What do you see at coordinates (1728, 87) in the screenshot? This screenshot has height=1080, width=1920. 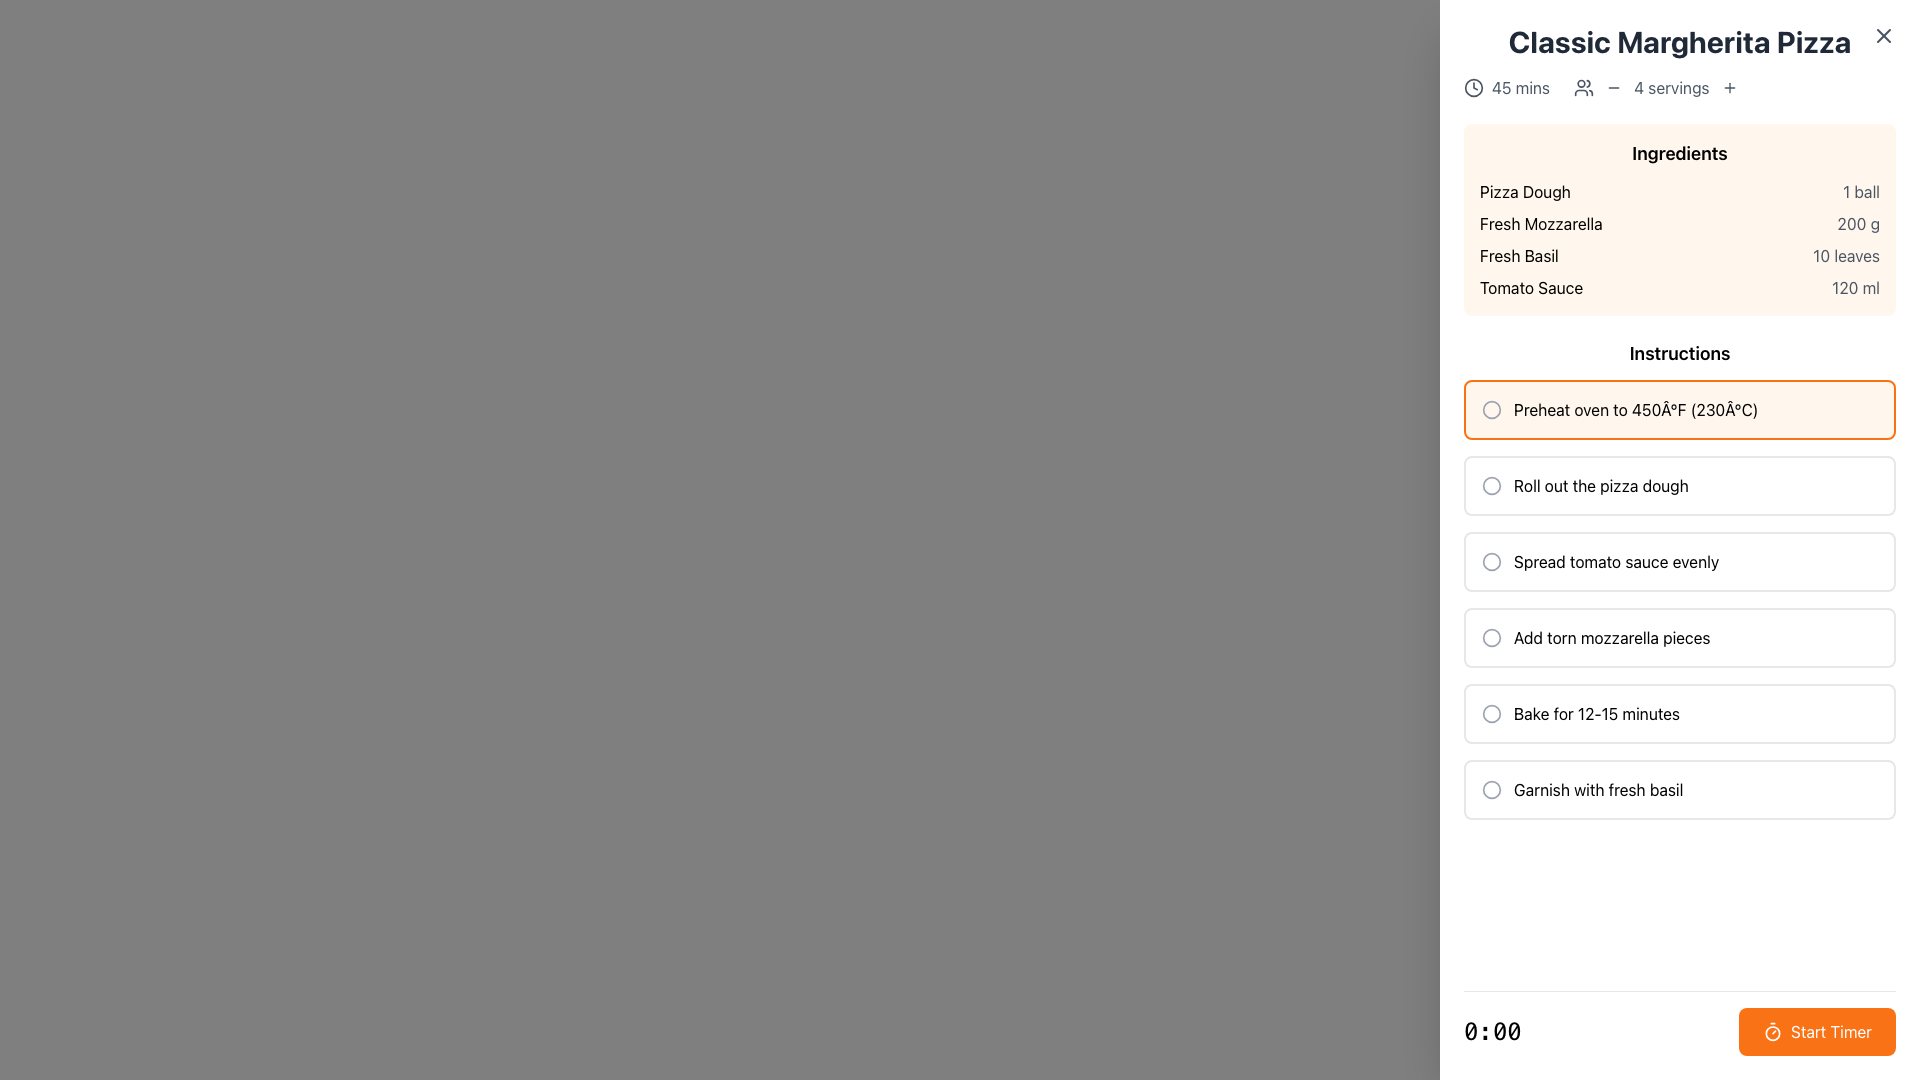 I see `the circular button with a plus icon located in the top-right corner of the serving size section, next to the text '4 servings'` at bounding box center [1728, 87].